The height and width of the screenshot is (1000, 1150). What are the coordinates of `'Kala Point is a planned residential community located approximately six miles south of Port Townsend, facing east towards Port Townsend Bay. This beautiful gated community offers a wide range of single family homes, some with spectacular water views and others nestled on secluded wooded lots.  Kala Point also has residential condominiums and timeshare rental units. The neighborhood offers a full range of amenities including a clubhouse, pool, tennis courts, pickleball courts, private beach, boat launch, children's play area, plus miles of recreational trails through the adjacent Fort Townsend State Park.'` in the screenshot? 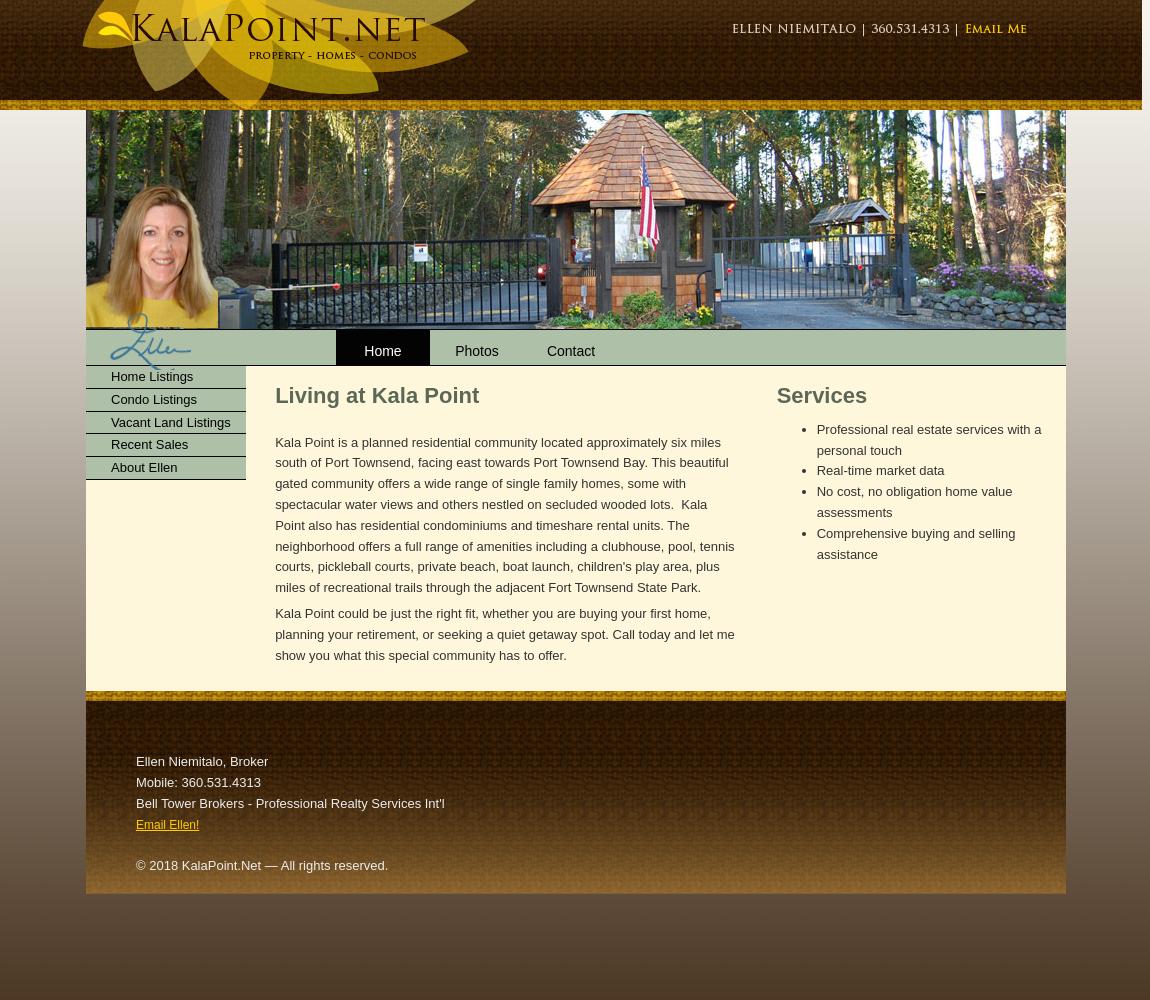 It's located at (504, 514).